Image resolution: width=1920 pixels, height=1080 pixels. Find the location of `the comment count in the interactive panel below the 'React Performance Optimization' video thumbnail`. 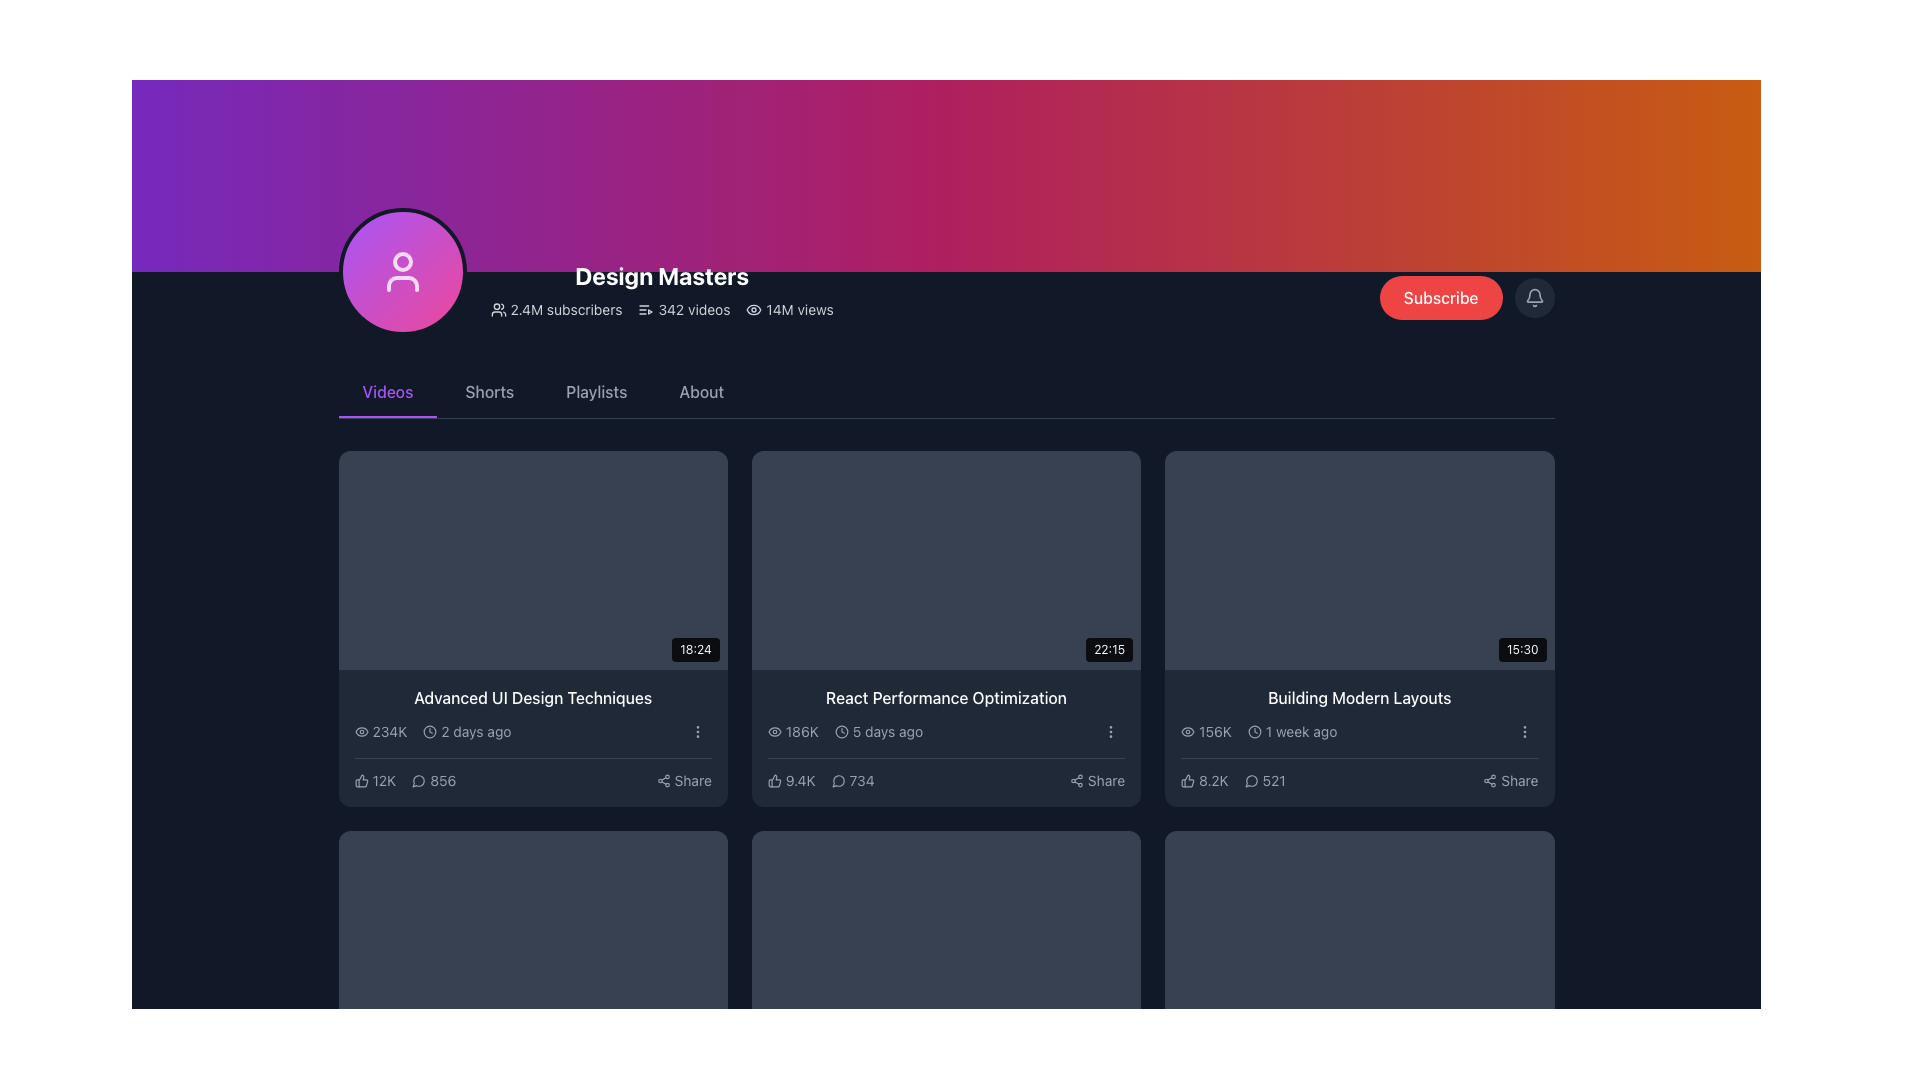

the comment count in the interactive panel below the 'React Performance Optimization' video thumbnail is located at coordinates (945, 773).